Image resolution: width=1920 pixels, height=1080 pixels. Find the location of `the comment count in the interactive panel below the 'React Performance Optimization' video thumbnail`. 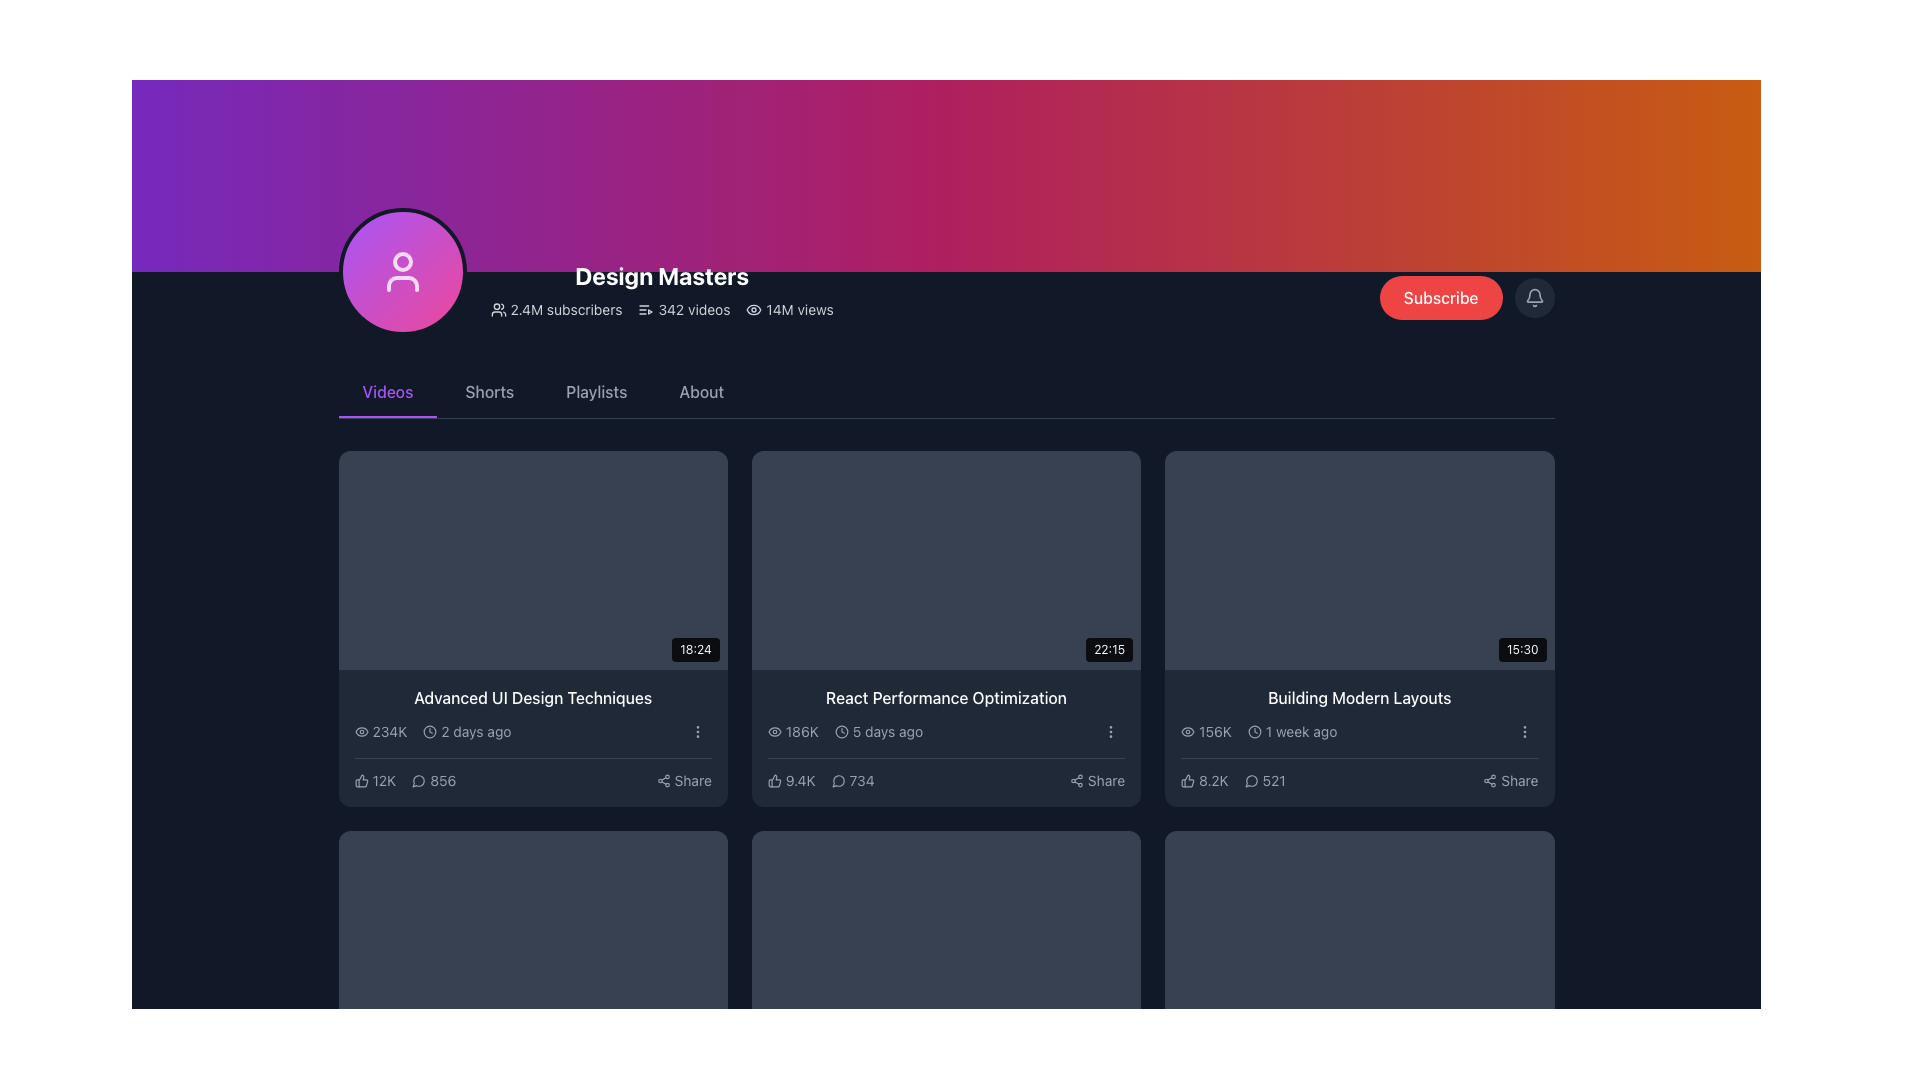

the comment count in the interactive panel below the 'React Performance Optimization' video thumbnail is located at coordinates (945, 773).